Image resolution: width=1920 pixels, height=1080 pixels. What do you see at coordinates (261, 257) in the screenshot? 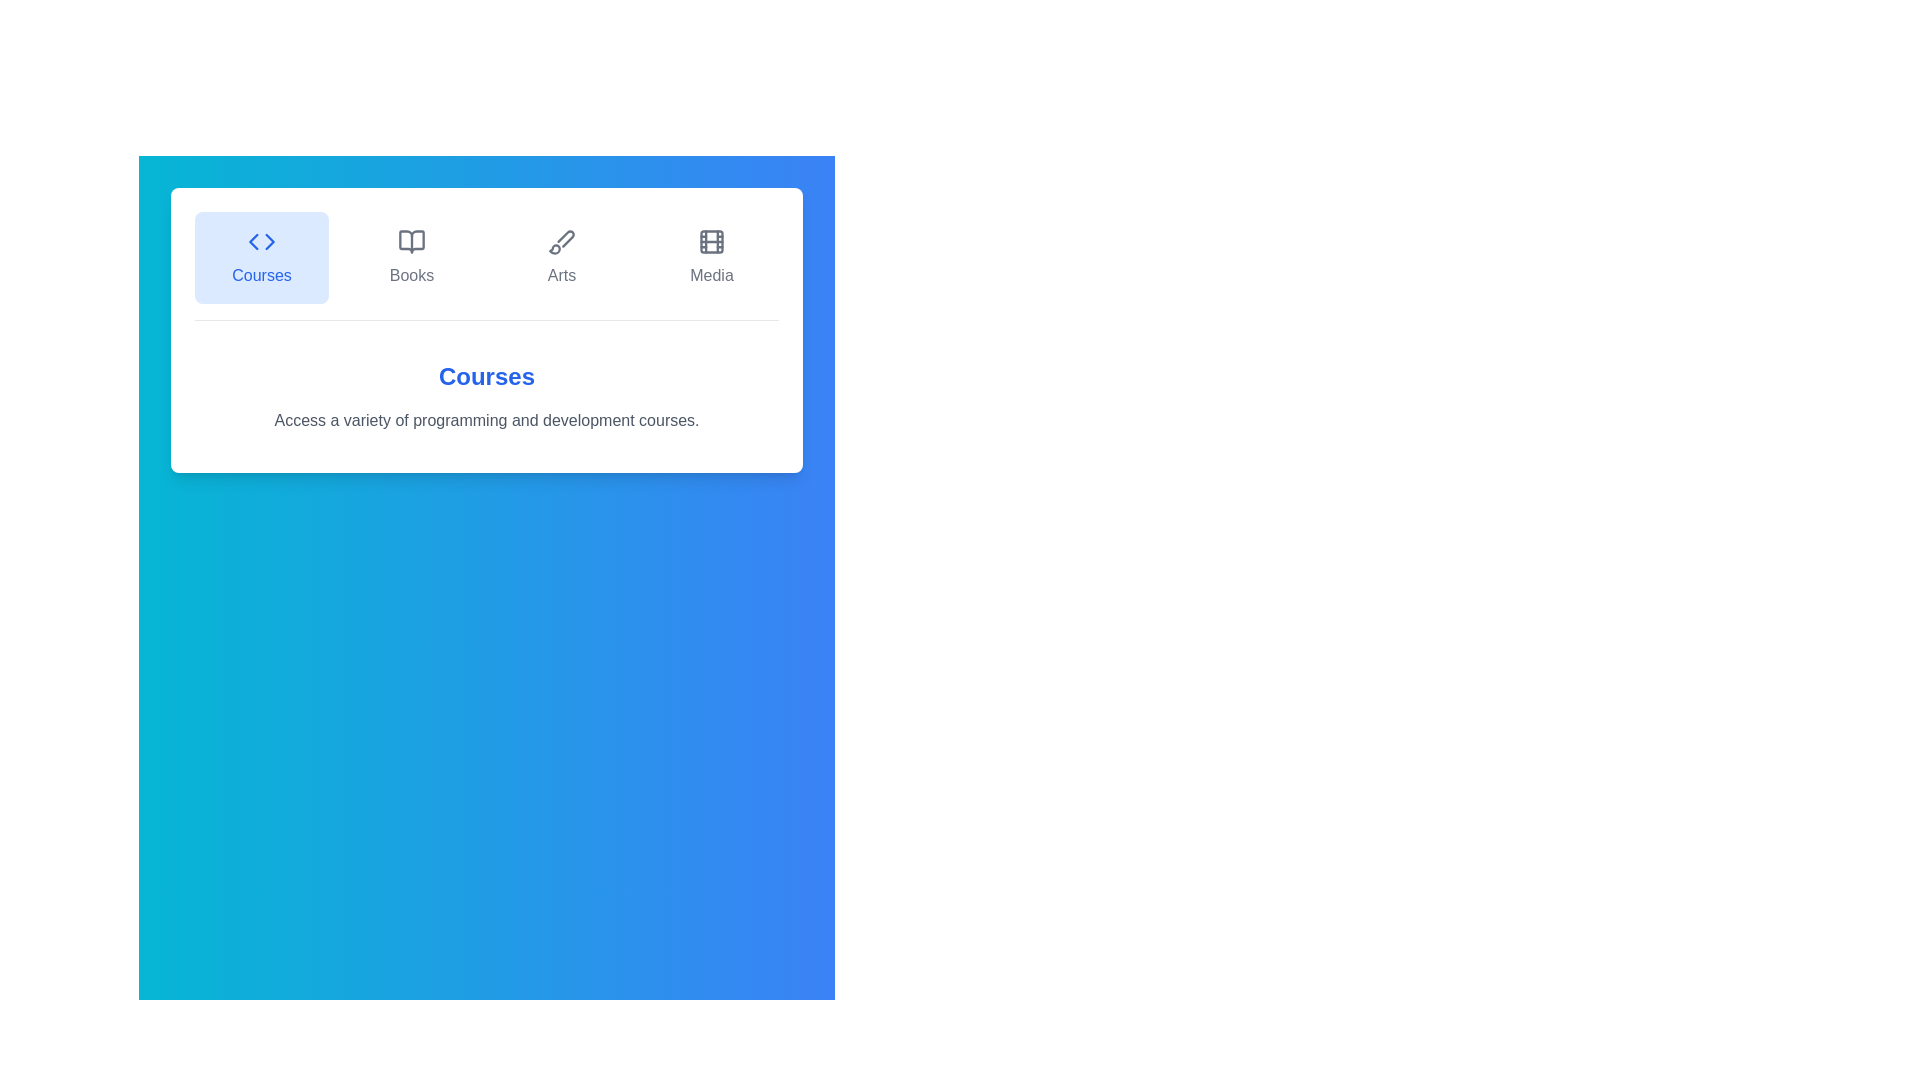
I see `the Courses tab by clicking on its button` at bounding box center [261, 257].